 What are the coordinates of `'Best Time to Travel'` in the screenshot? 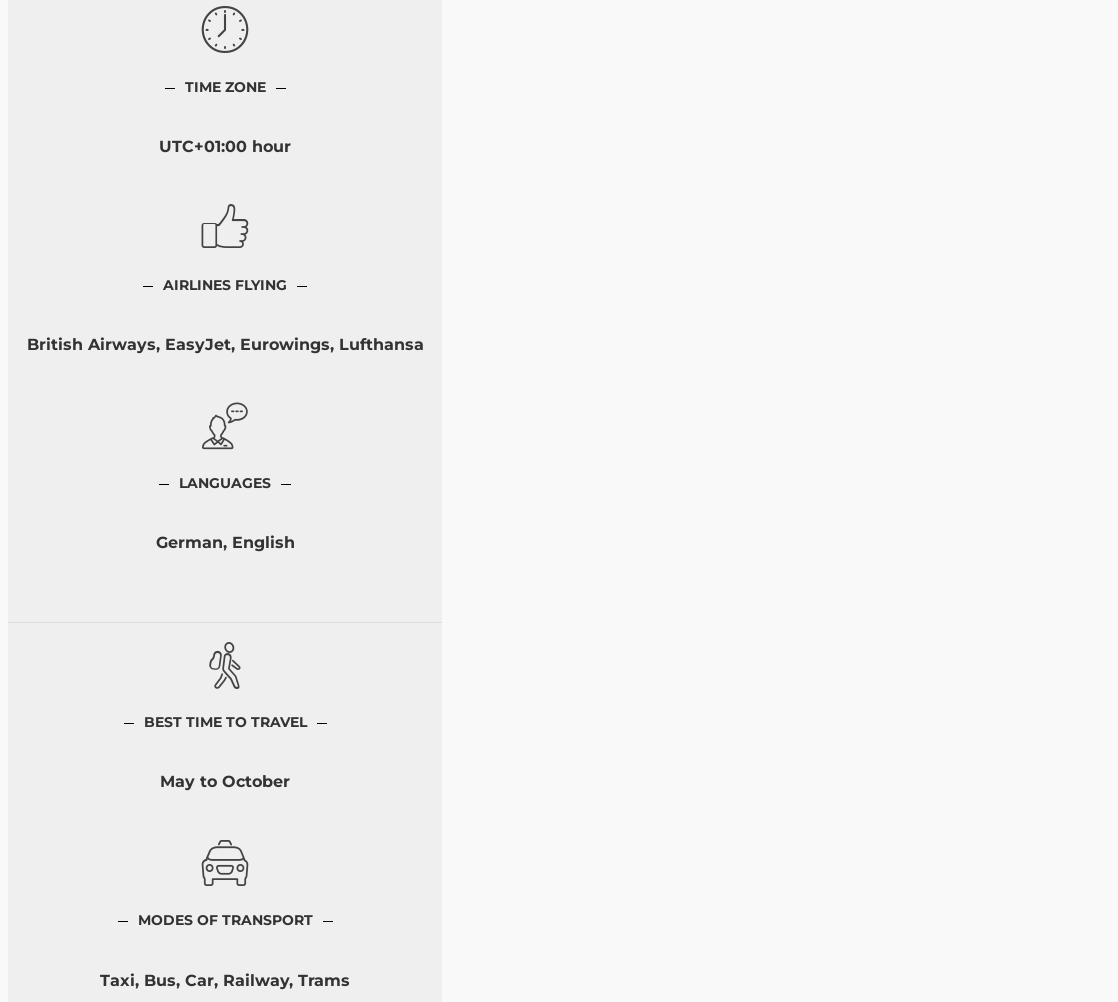 It's located at (224, 722).